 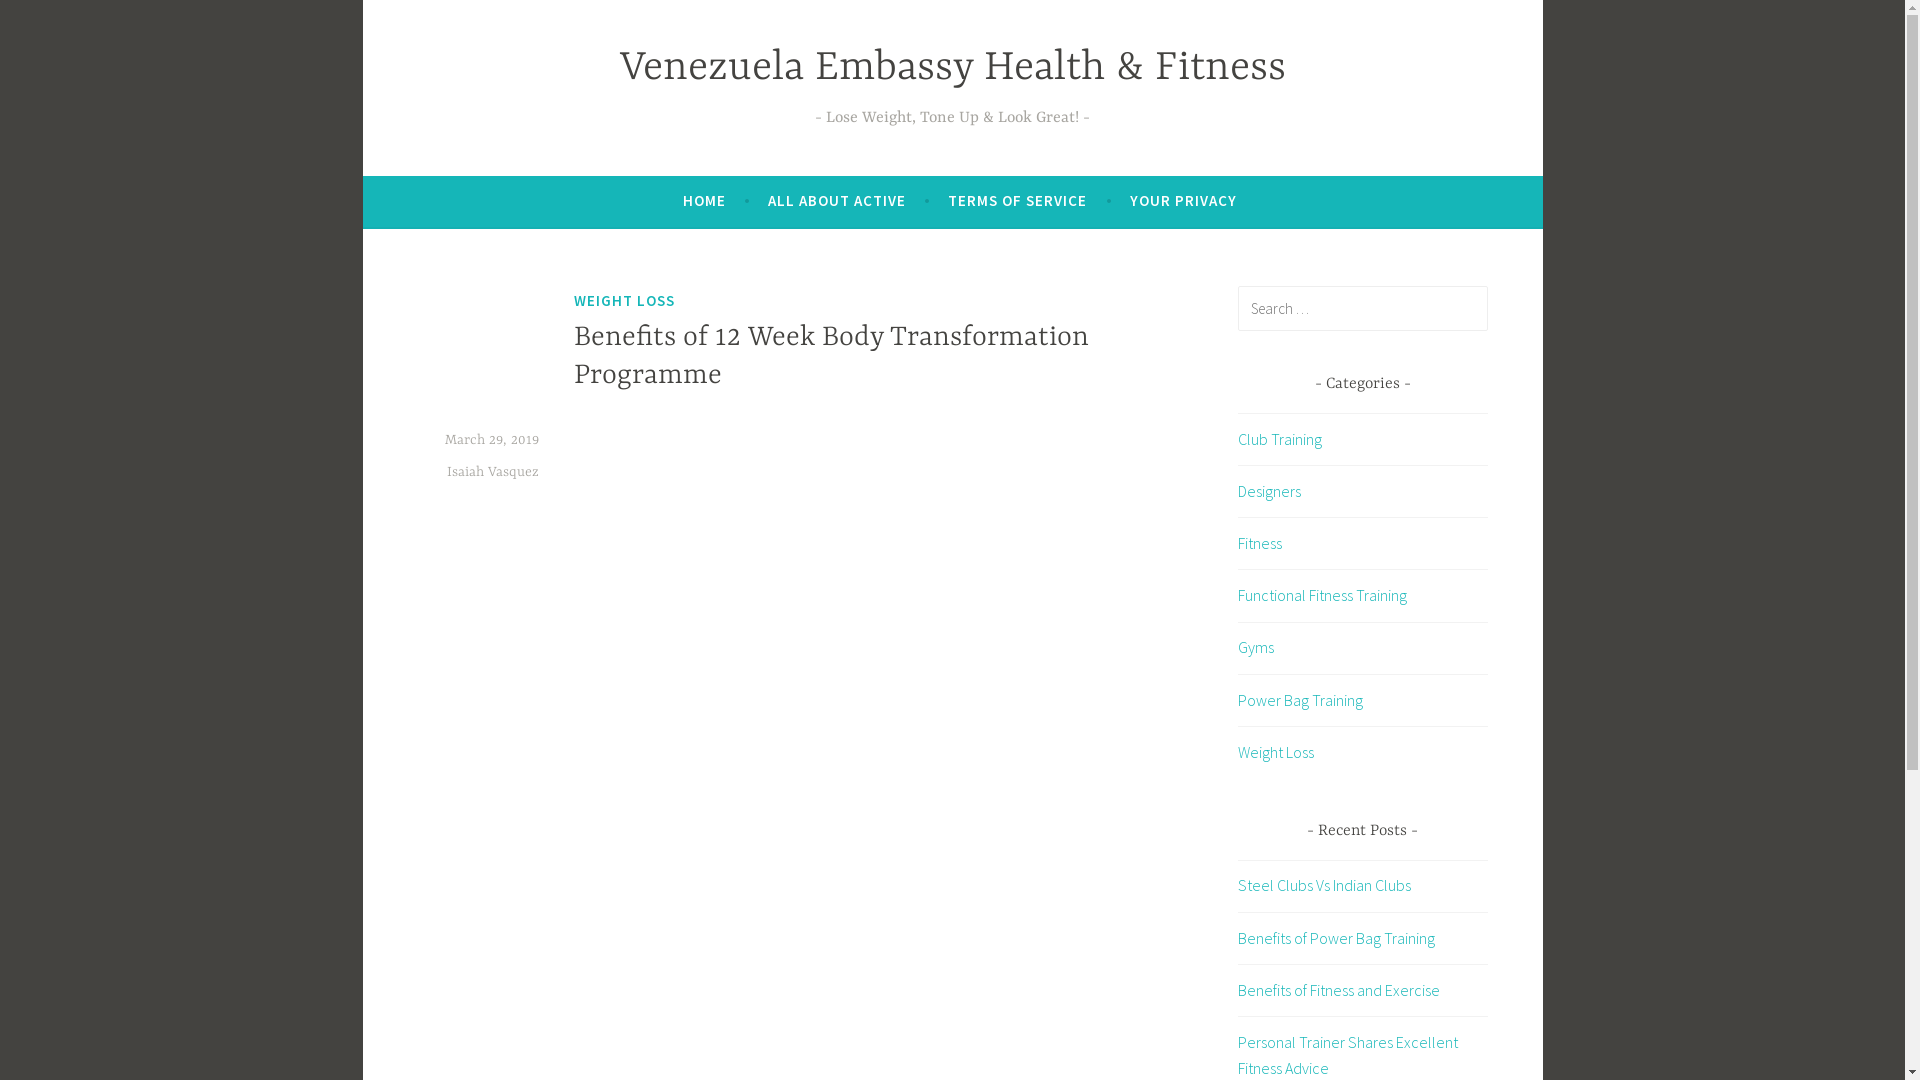 What do you see at coordinates (623, 300) in the screenshot?
I see `'WEIGHT LOSS'` at bounding box center [623, 300].